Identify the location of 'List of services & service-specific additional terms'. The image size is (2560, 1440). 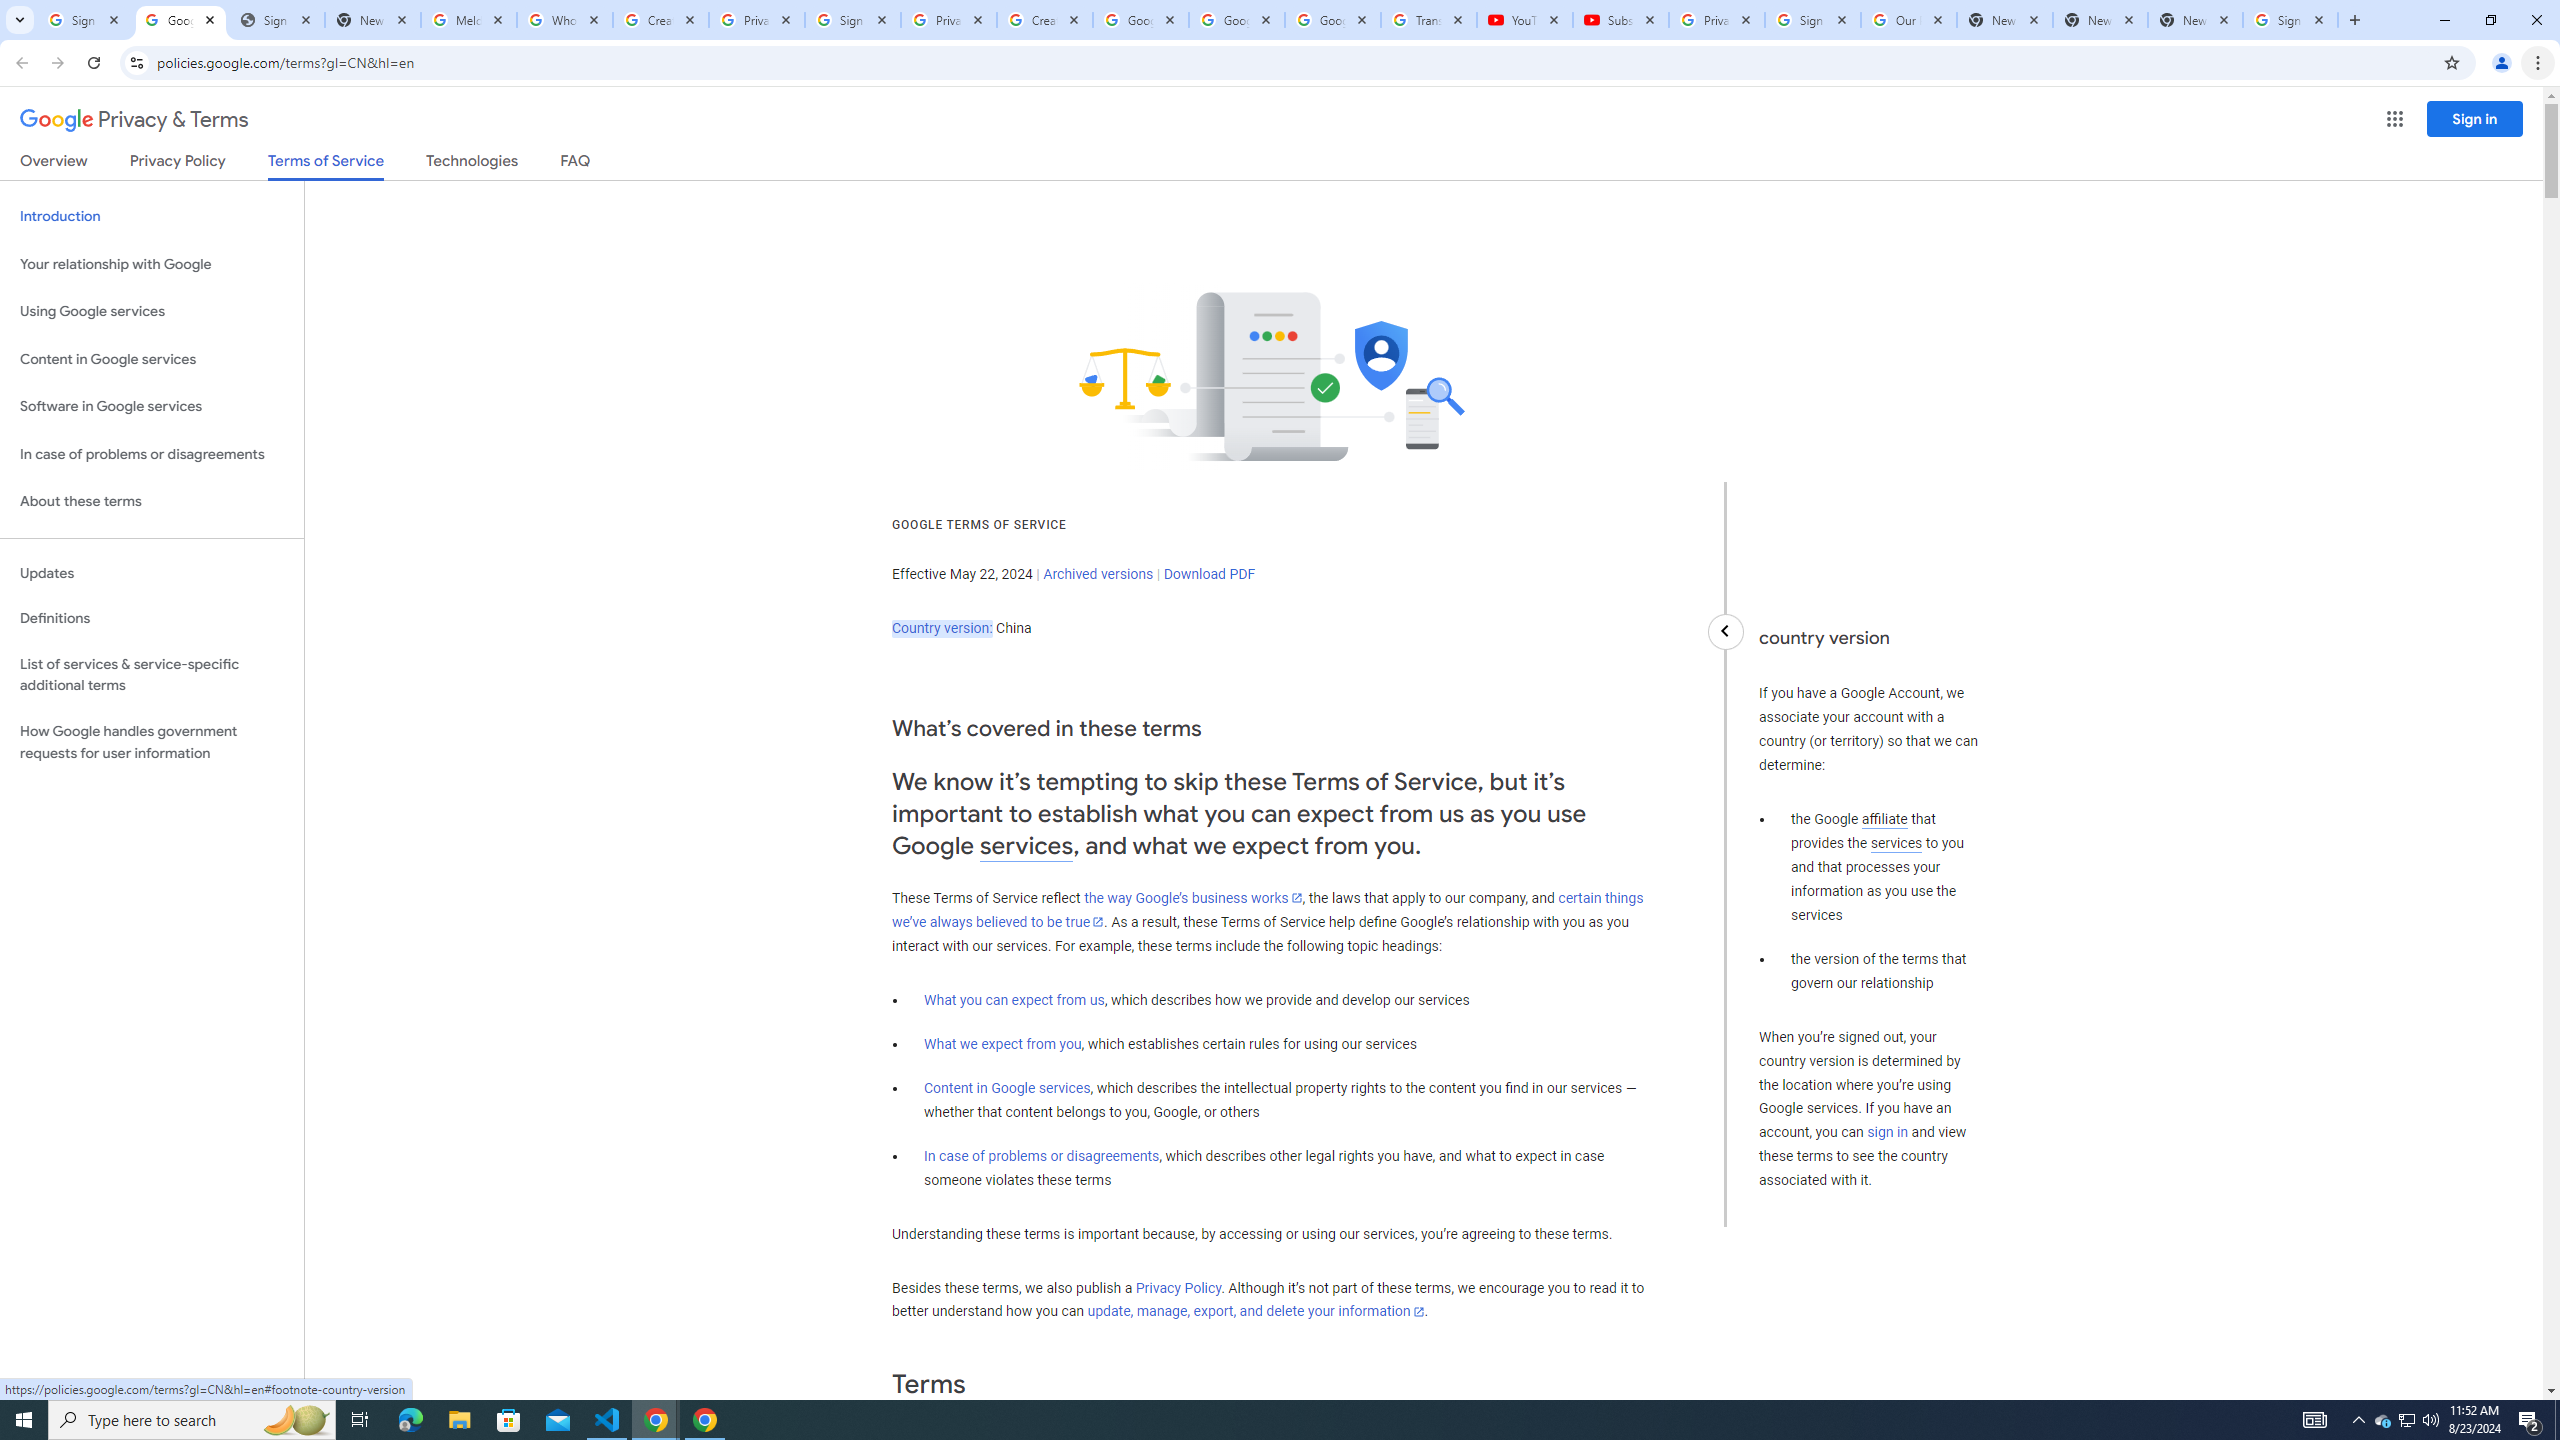
(151, 674).